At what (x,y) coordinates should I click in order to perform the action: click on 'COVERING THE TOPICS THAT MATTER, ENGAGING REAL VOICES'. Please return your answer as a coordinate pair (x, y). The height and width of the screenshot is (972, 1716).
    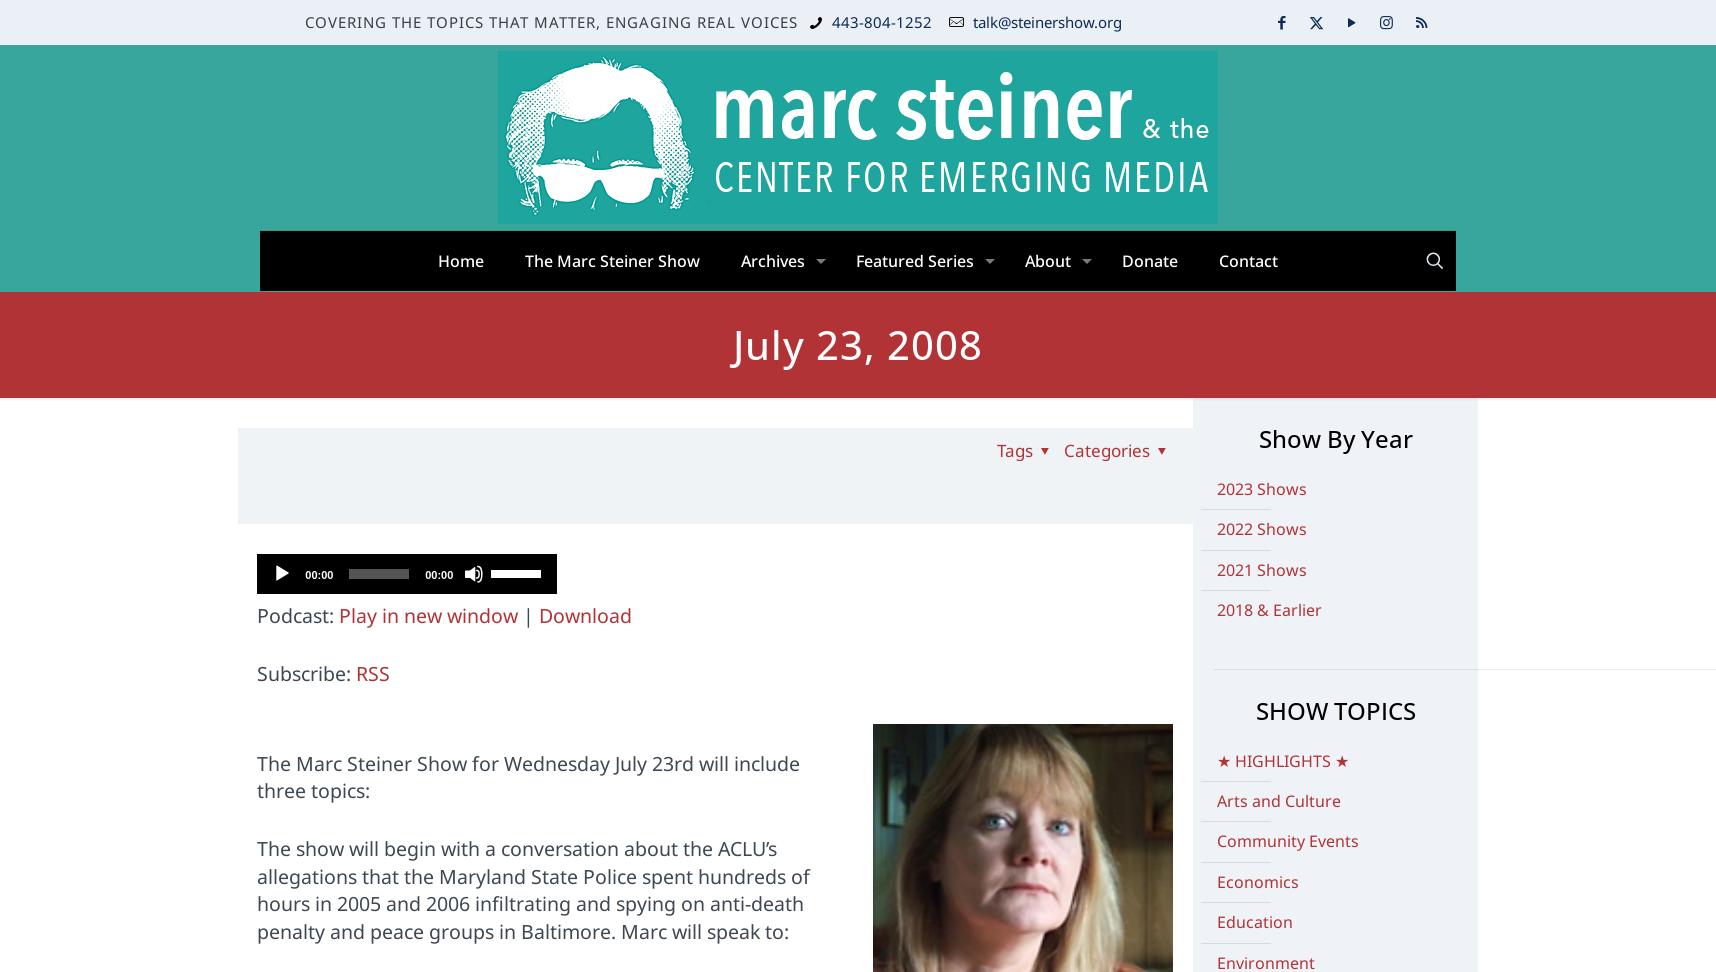
    Looking at the image, I should click on (551, 21).